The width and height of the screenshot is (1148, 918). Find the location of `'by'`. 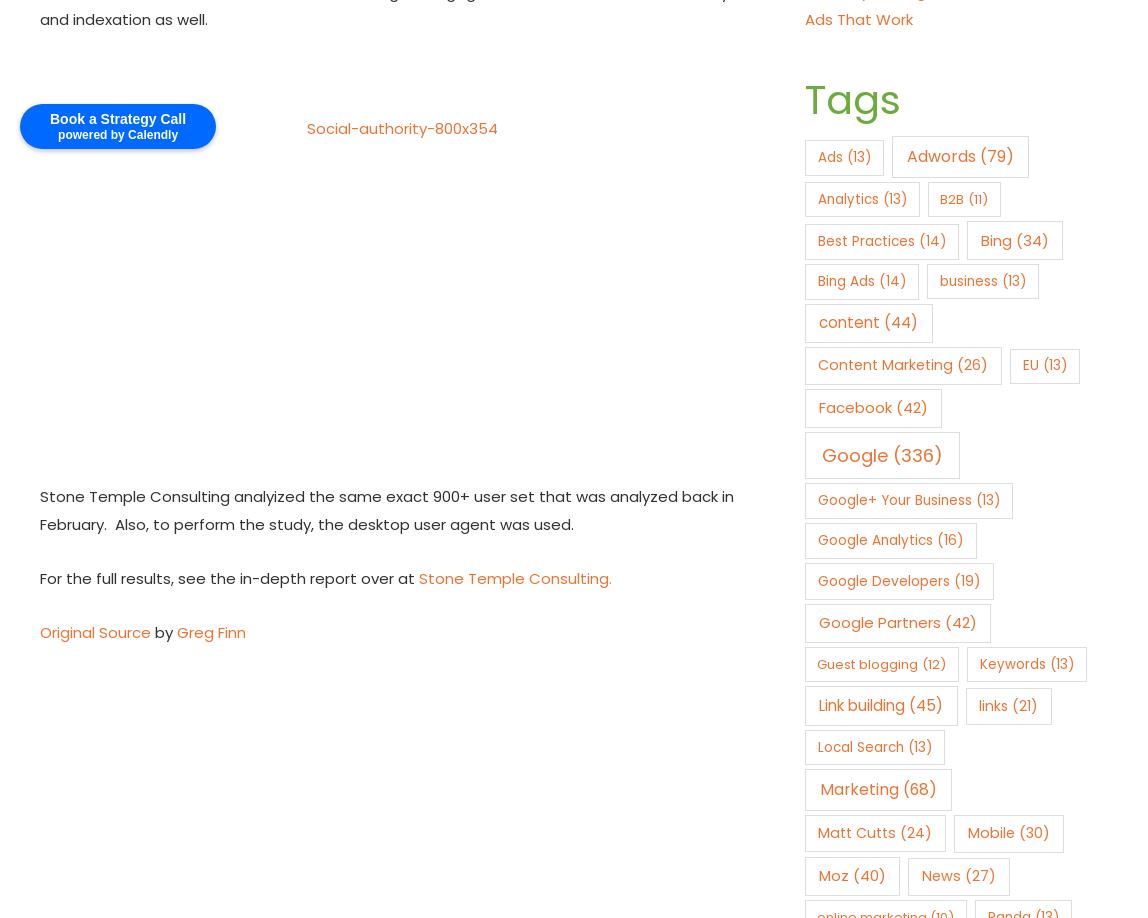

'by' is located at coordinates (164, 631).